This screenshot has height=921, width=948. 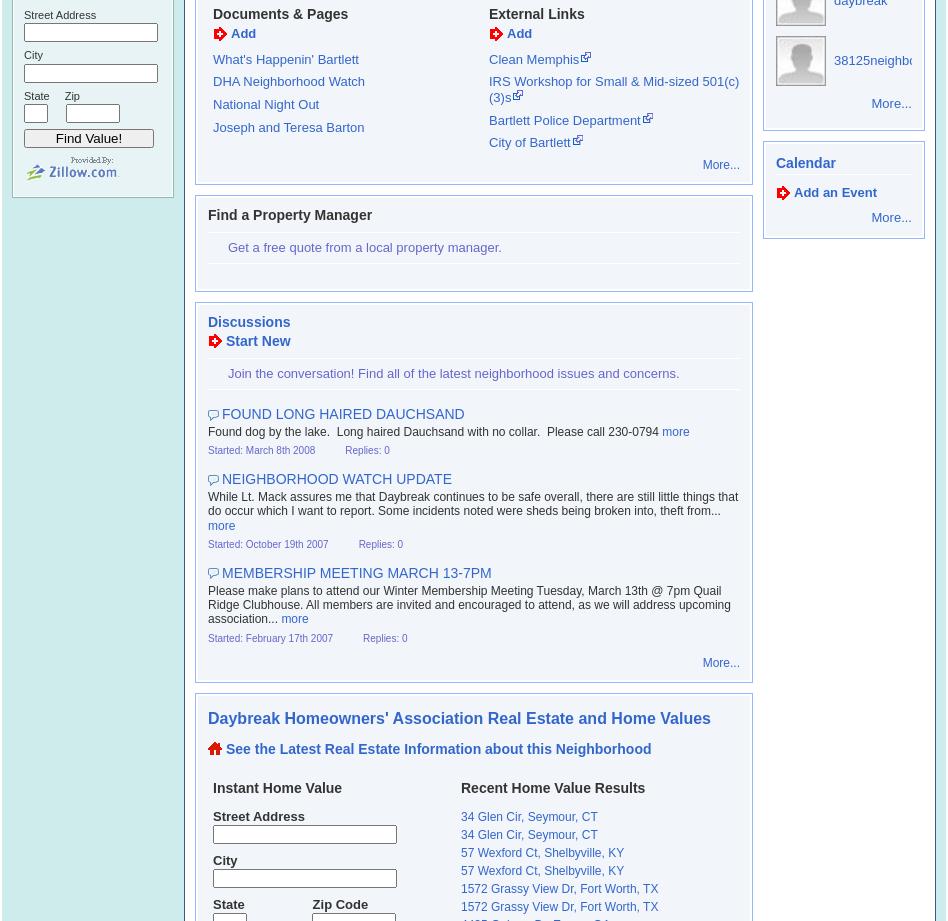 I want to click on 'Find a Property Manager', so click(x=289, y=213).